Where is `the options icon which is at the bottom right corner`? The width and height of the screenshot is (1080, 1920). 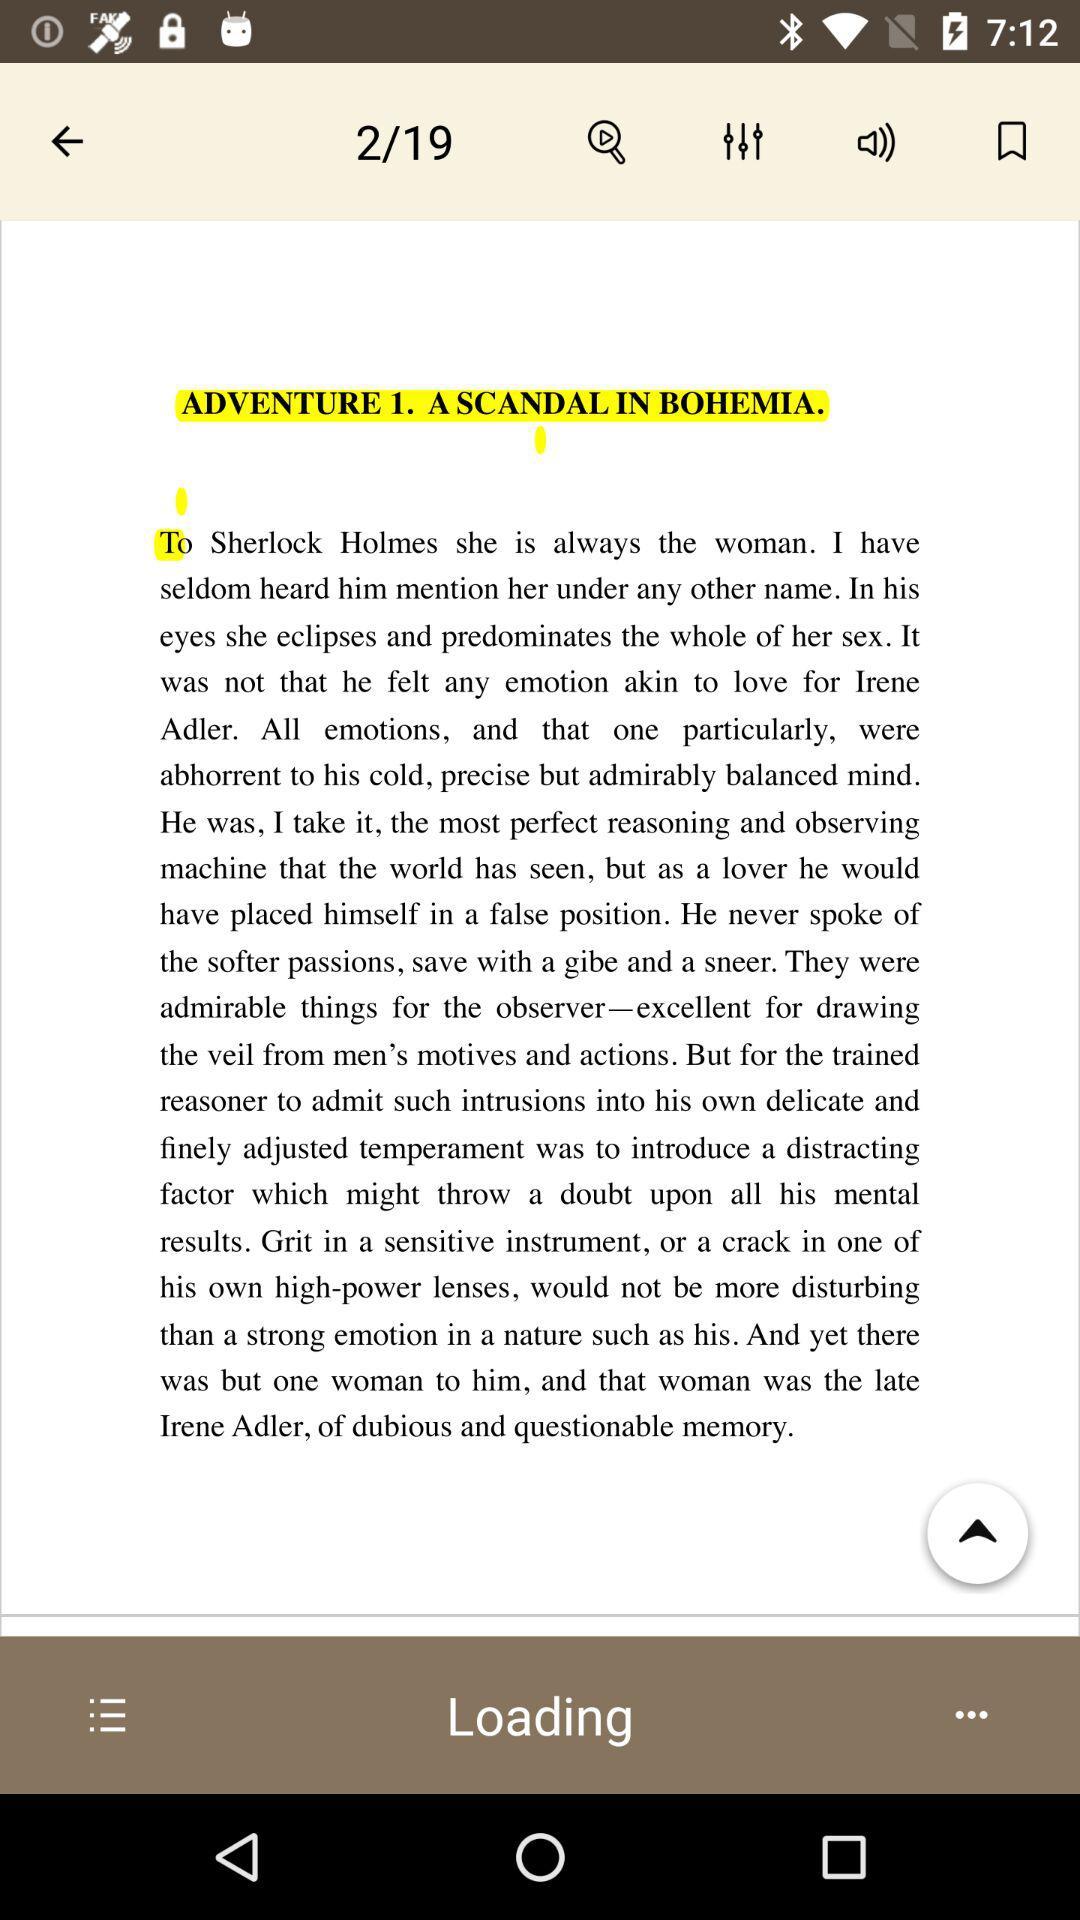
the options icon which is at the bottom right corner is located at coordinates (970, 1713).